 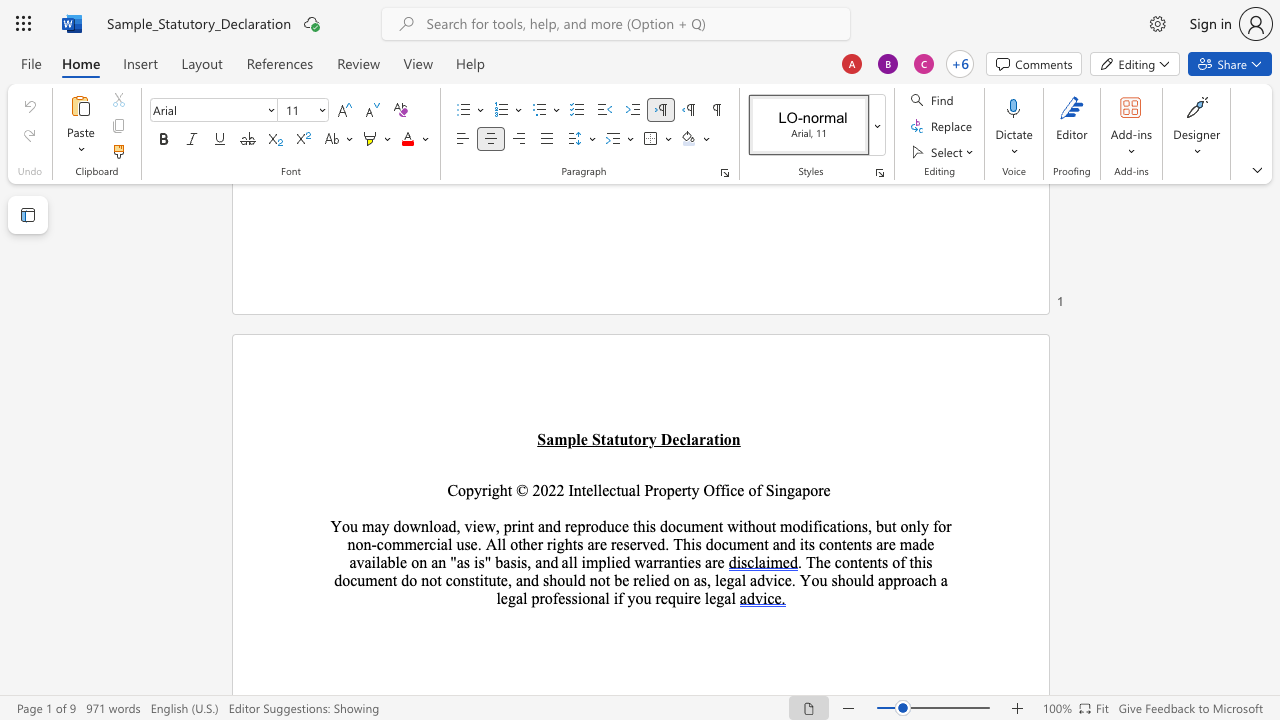 I want to click on the space between the continuous character "t" and "i" in the text, so click(x=719, y=438).